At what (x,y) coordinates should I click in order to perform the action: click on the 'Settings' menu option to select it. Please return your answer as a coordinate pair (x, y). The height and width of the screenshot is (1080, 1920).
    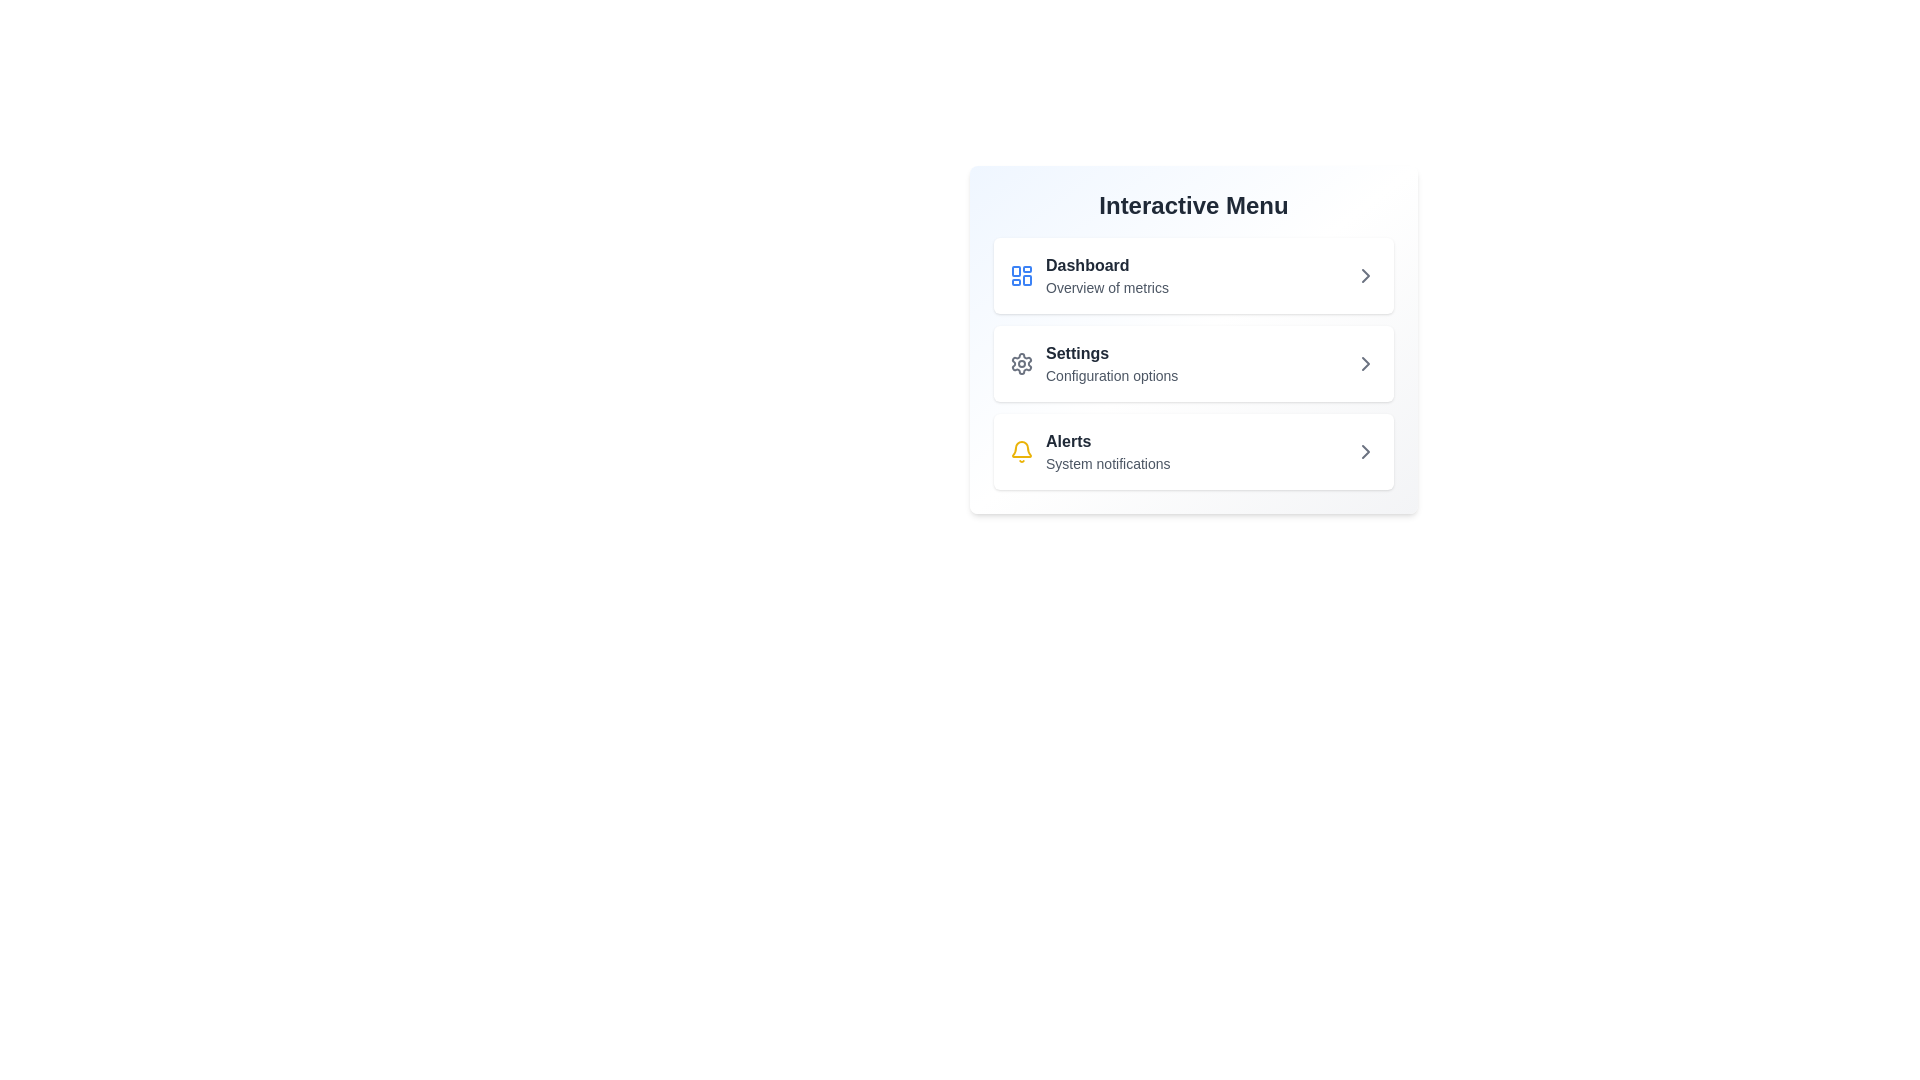
    Looking at the image, I should click on (1111, 363).